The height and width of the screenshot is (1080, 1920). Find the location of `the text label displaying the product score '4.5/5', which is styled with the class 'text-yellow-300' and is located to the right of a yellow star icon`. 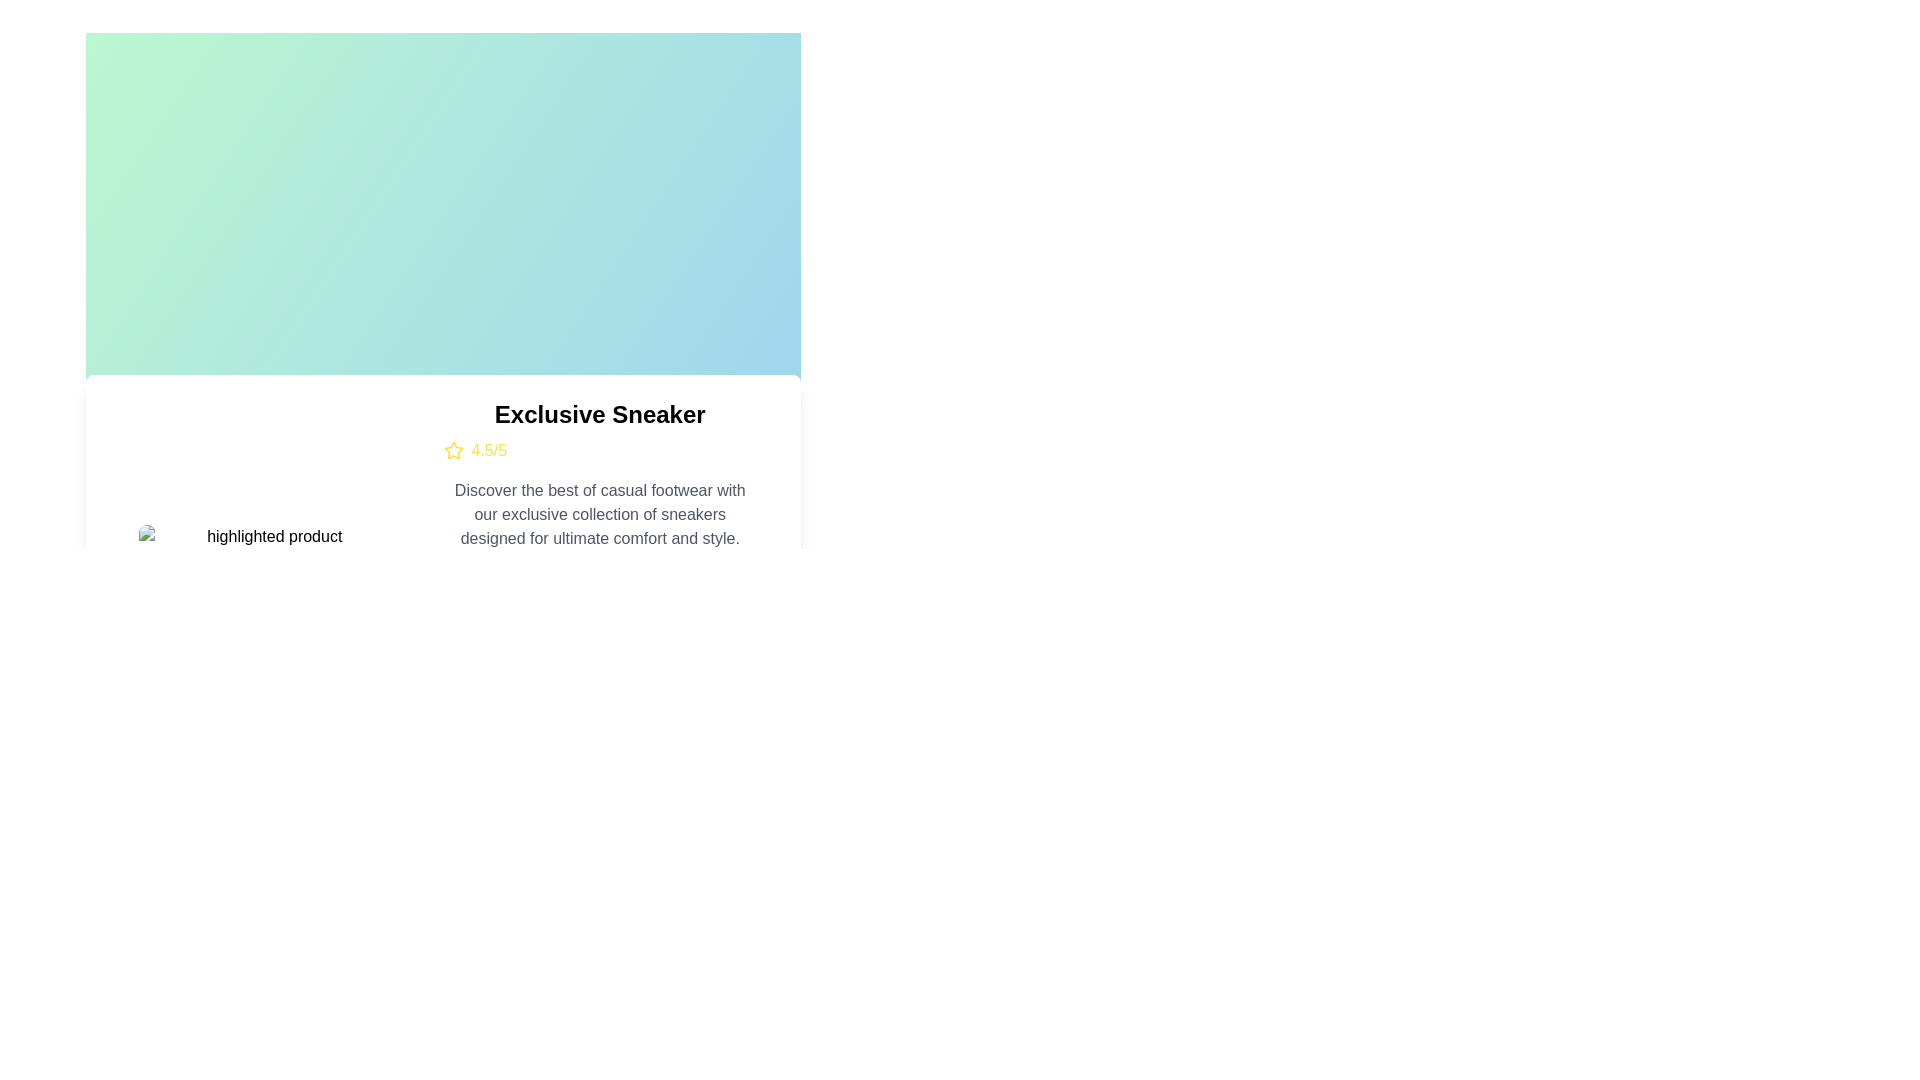

the text label displaying the product score '4.5/5', which is styled with the class 'text-yellow-300' and is located to the right of a yellow star icon is located at coordinates (489, 451).